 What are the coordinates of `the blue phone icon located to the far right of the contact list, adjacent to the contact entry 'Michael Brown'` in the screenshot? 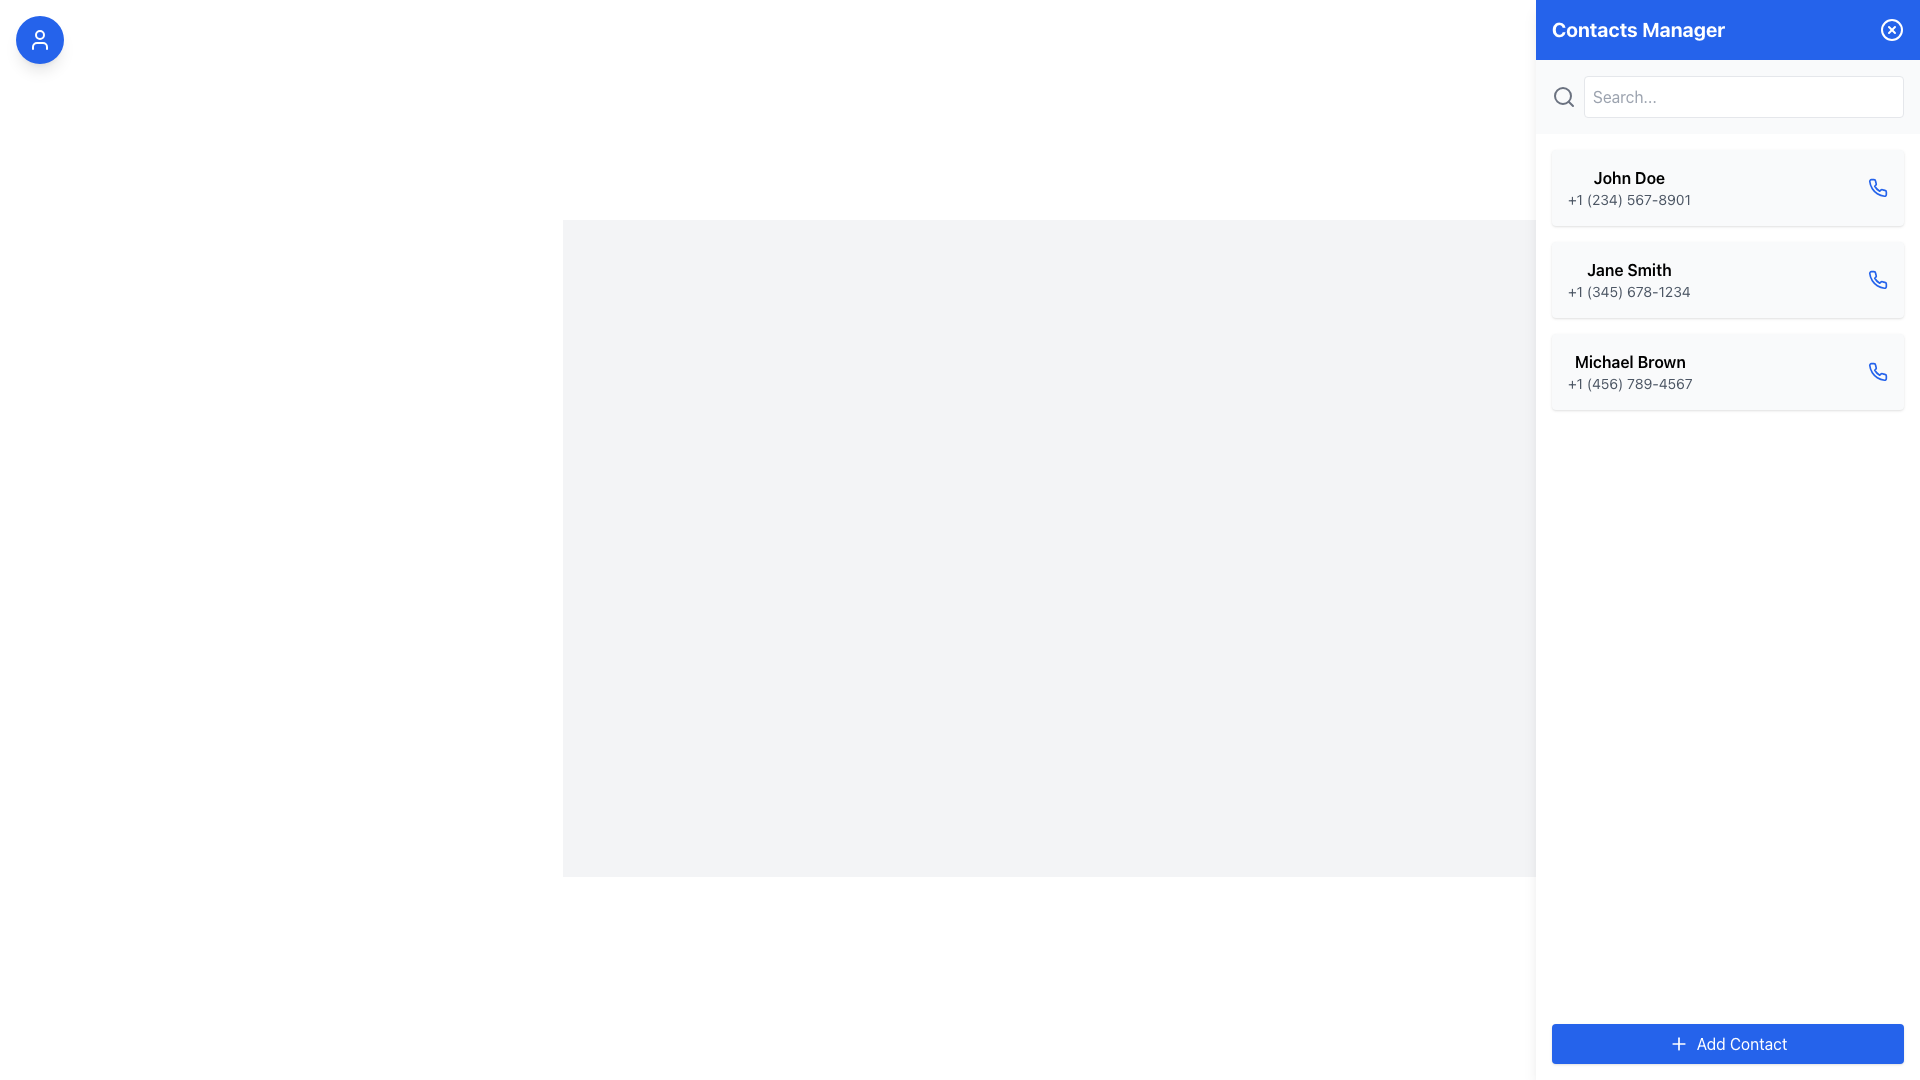 It's located at (1877, 279).